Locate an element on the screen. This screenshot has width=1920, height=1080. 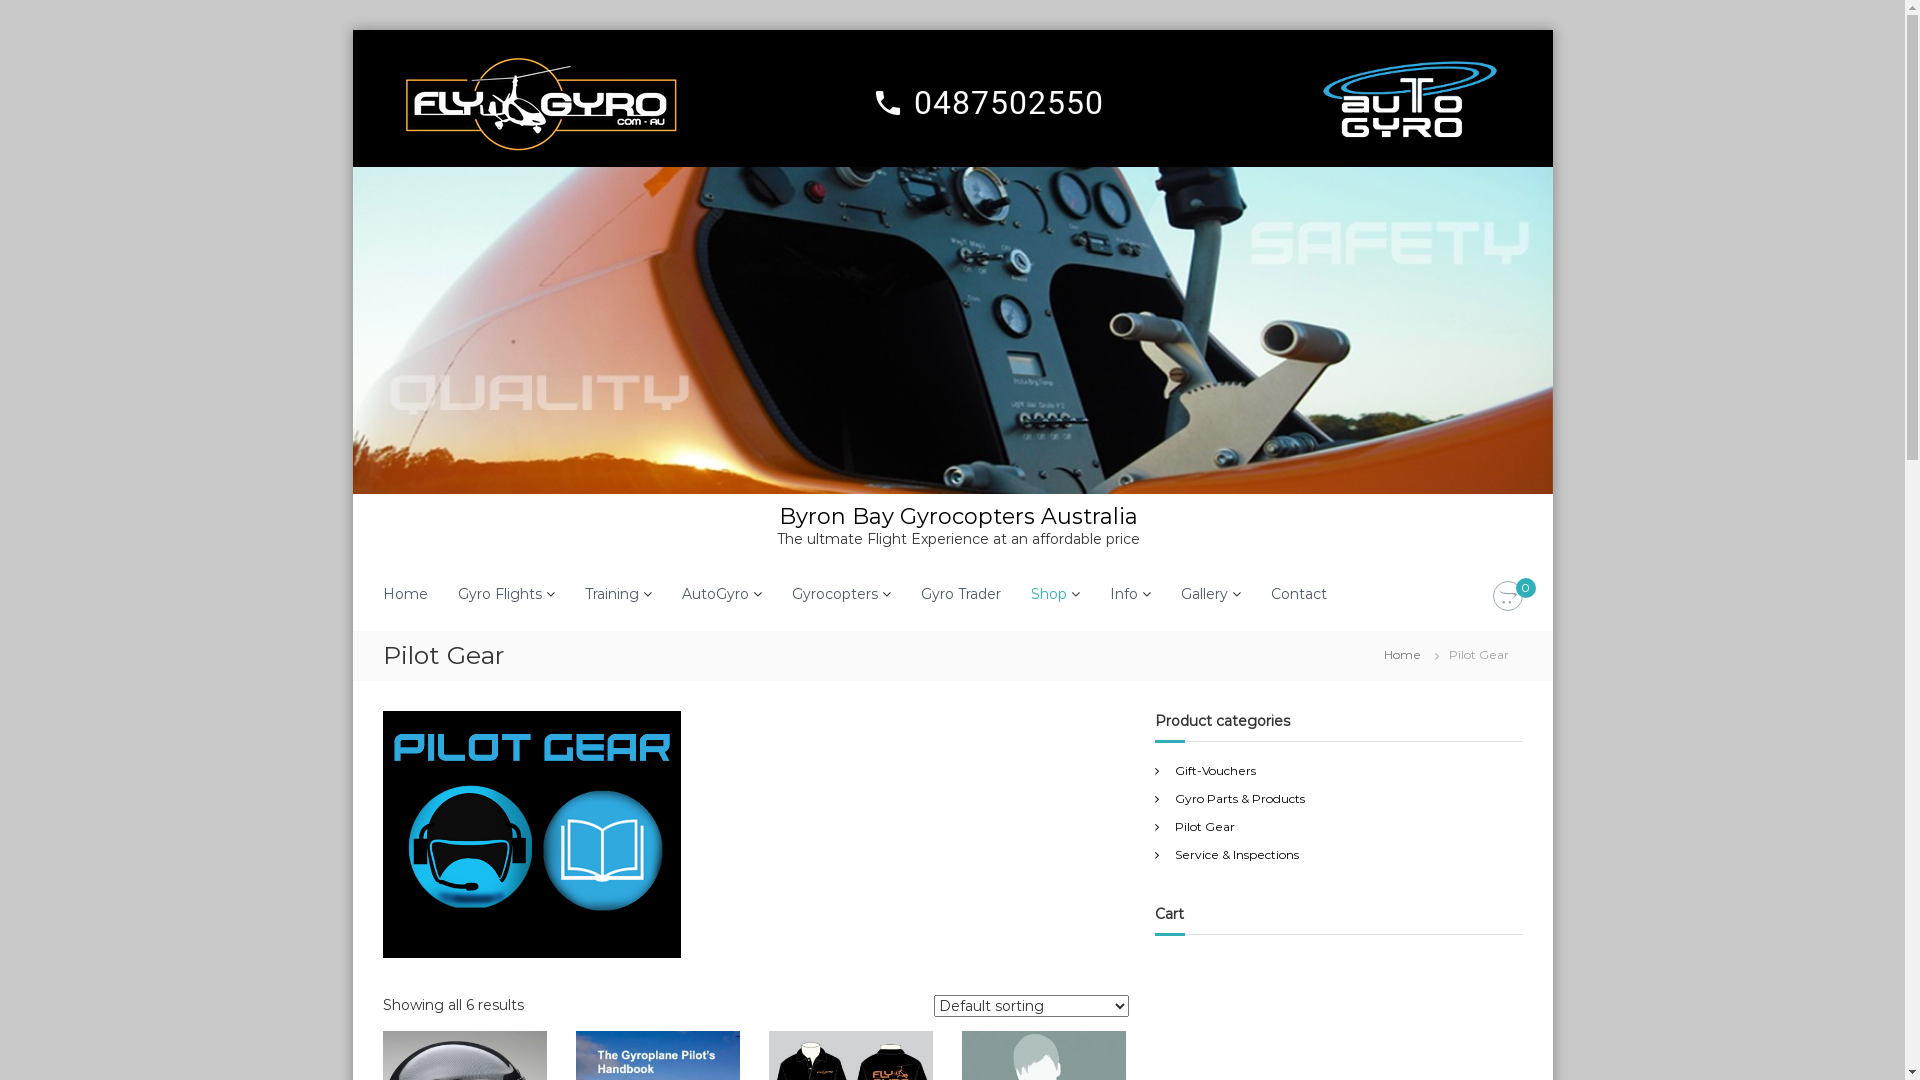
'Home' is located at coordinates (403, 593).